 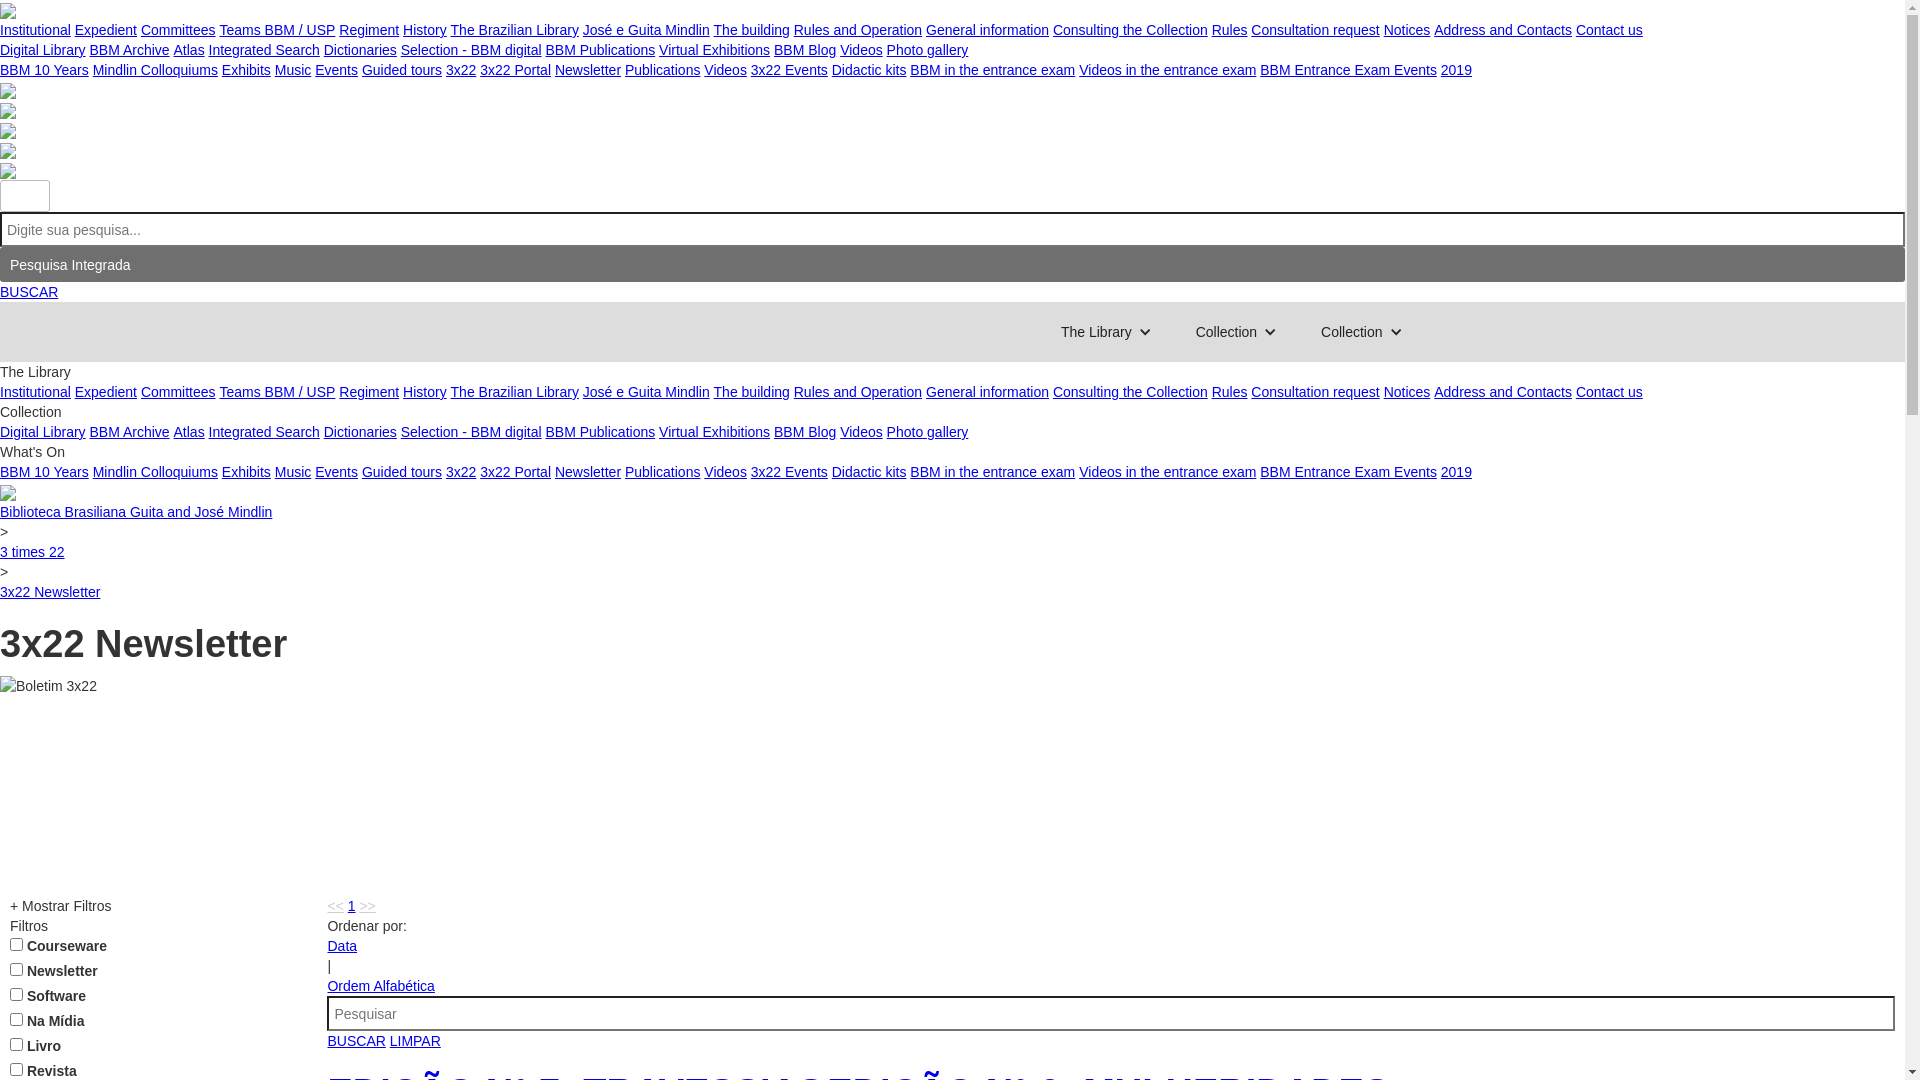 What do you see at coordinates (470, 49) in the screenshot?
I see `'Selection - BBM digital'` at bounding box center [470, 49].